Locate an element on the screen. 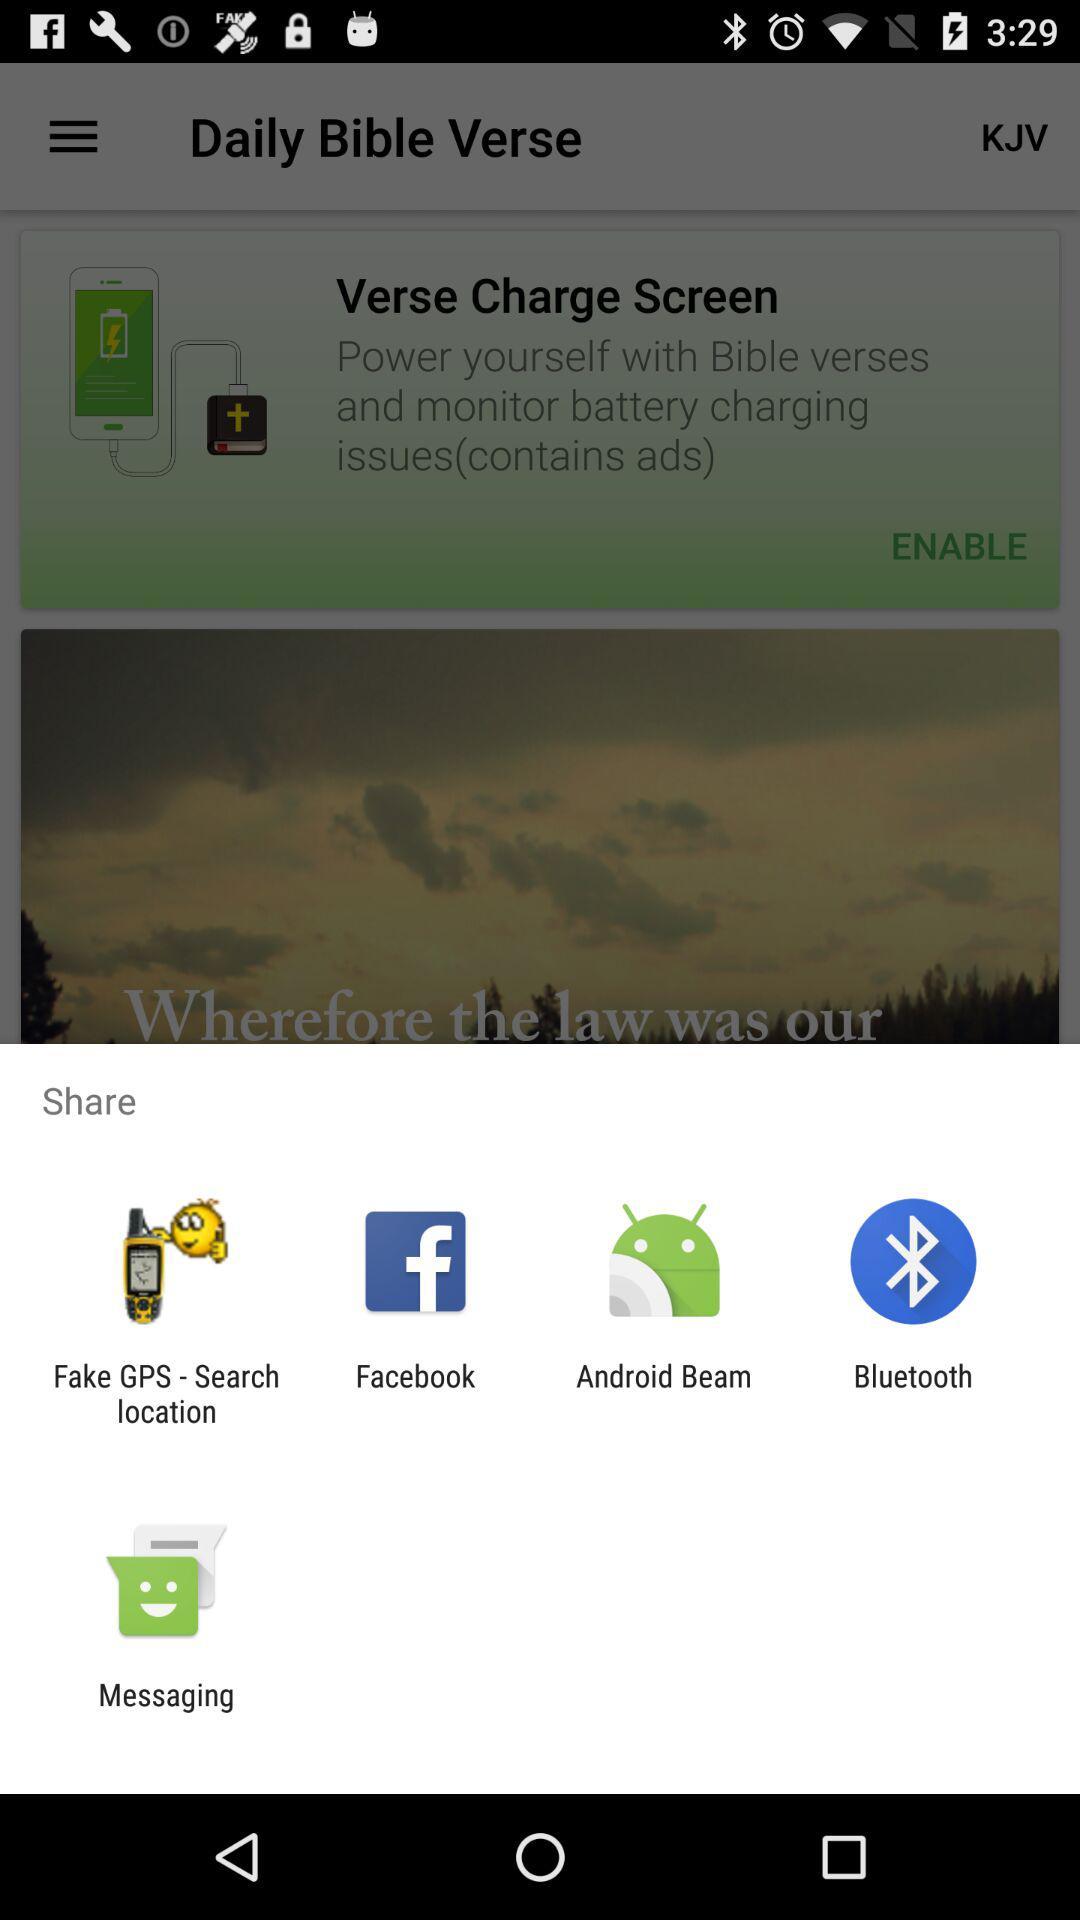 The image size is (1080, 1920). app next to the android beam icon is located at coordinates (913, 1392).